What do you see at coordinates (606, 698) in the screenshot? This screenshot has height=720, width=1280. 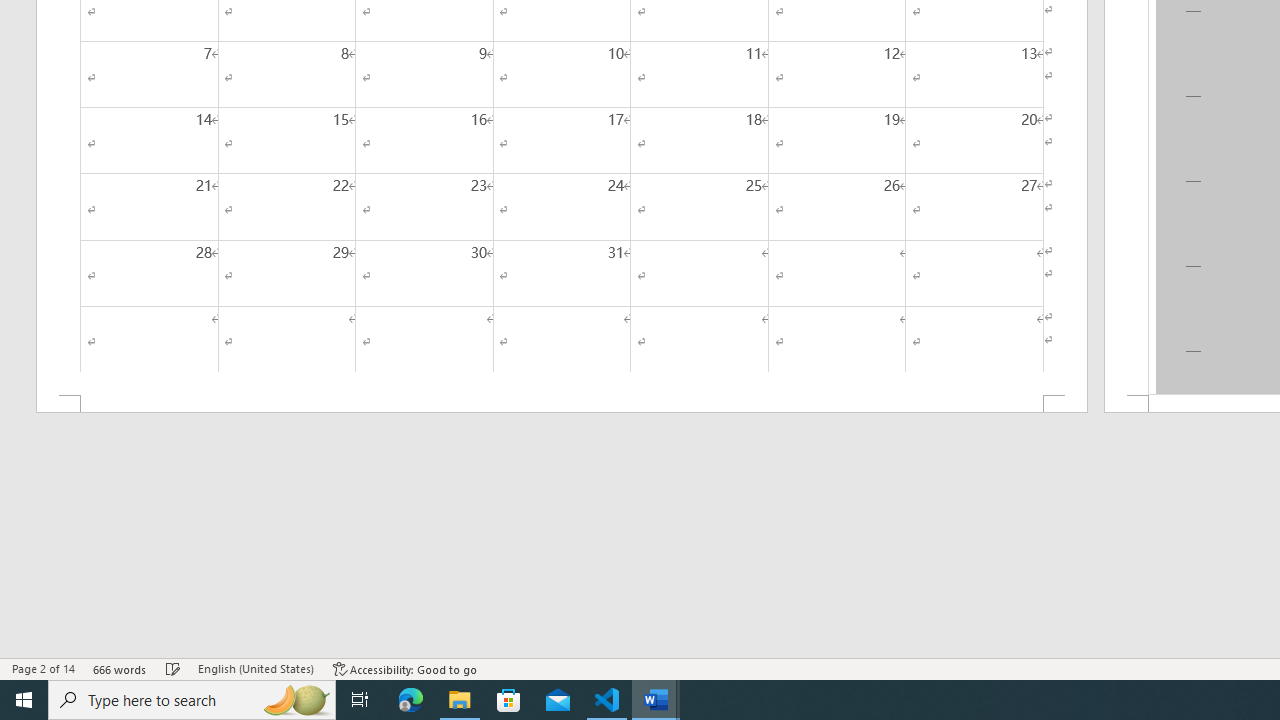 I see `'Visual Studio Code - 1 running window'` at bounding box center [606, 698].